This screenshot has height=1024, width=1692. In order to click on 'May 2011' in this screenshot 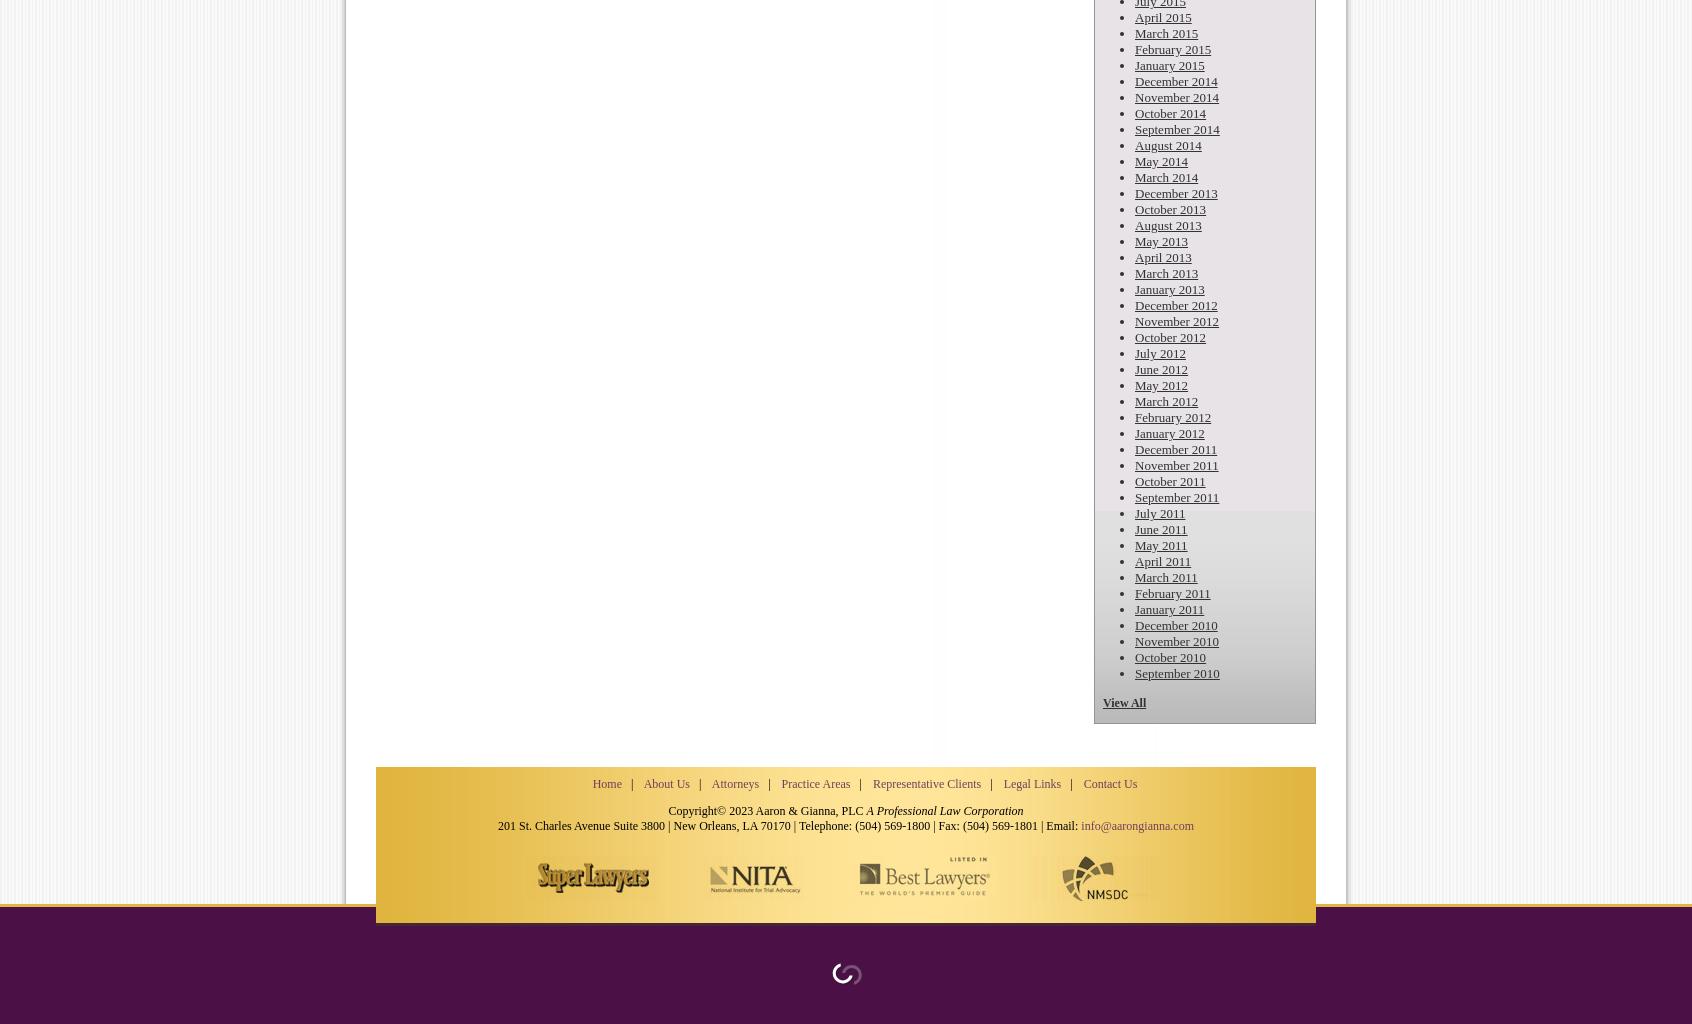, I will do `click(1160, 545)`.